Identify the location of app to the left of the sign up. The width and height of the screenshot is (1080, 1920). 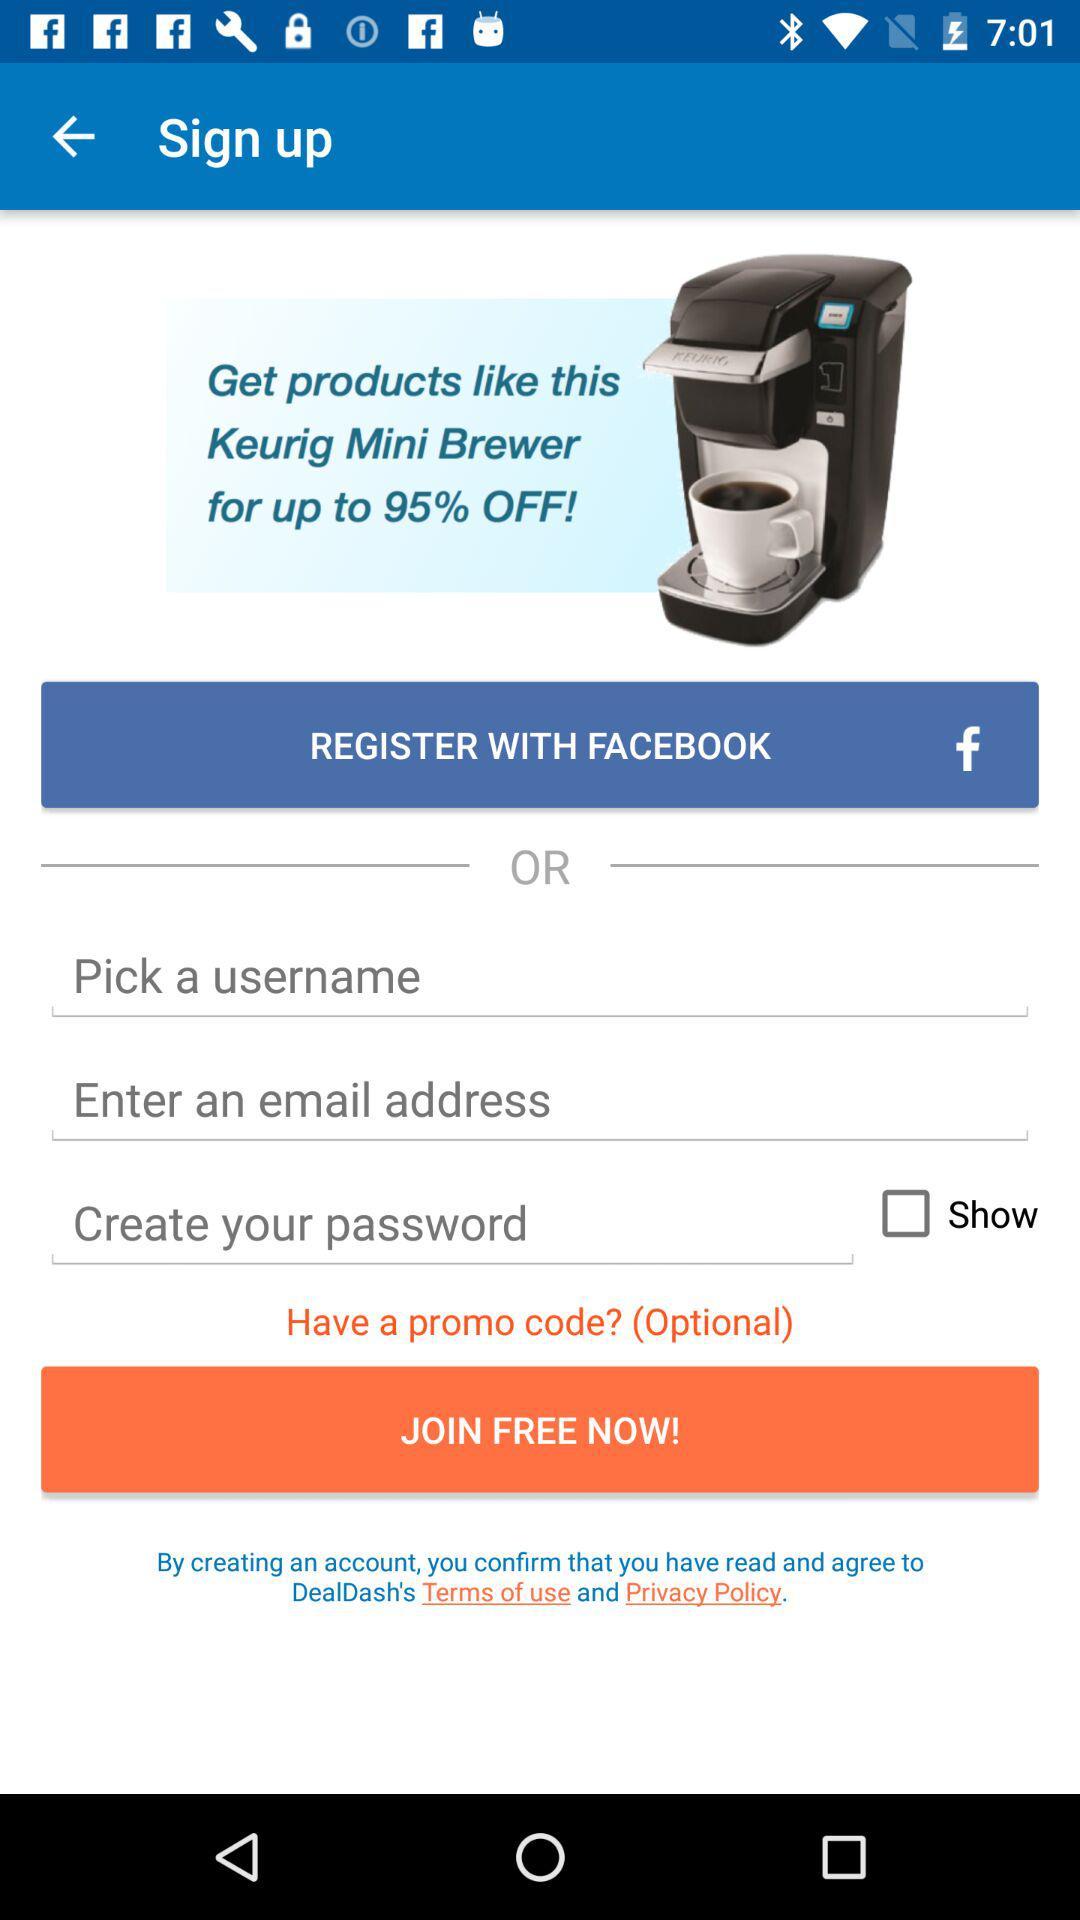
(72, 135).